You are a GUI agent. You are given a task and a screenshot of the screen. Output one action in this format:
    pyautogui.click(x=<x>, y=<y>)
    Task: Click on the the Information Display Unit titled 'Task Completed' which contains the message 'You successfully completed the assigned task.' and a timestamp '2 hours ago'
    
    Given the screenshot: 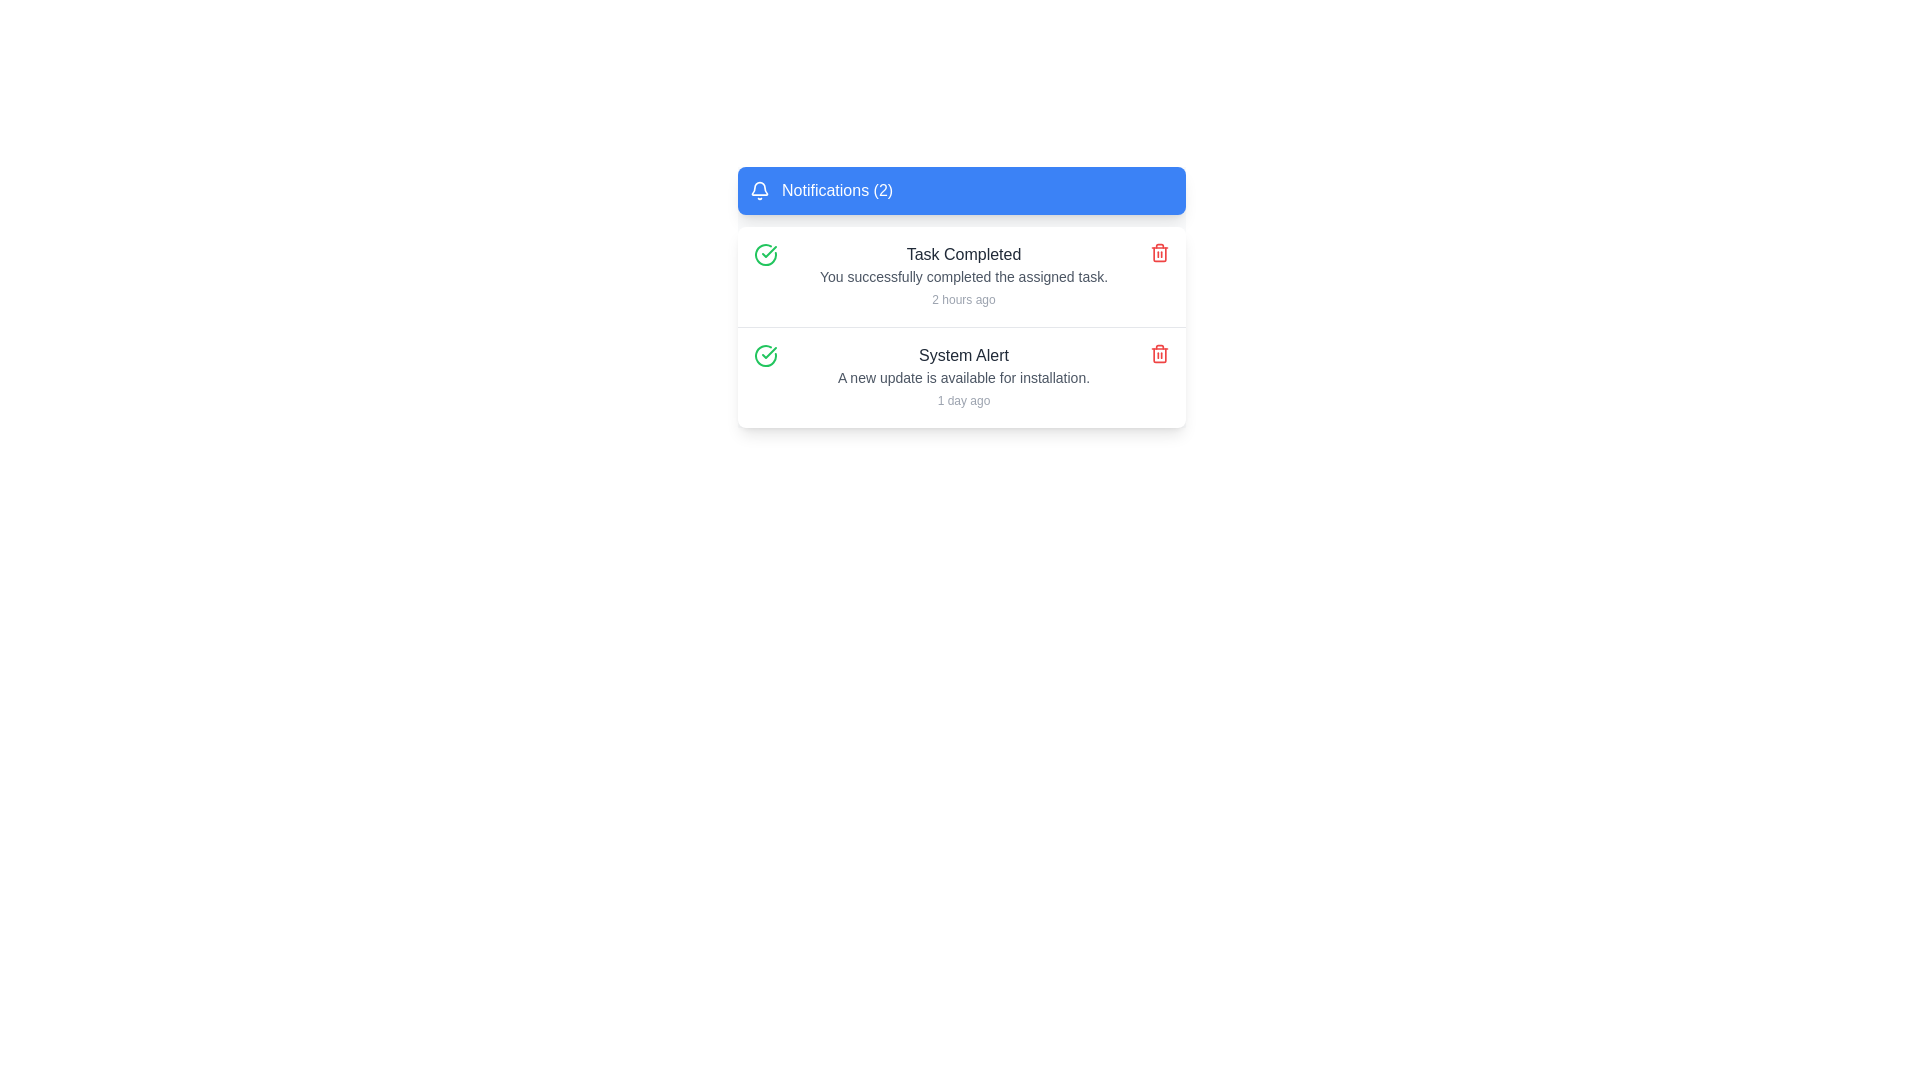 What is the action you would take?
    pyautogui.click(x=964, y=277)
    